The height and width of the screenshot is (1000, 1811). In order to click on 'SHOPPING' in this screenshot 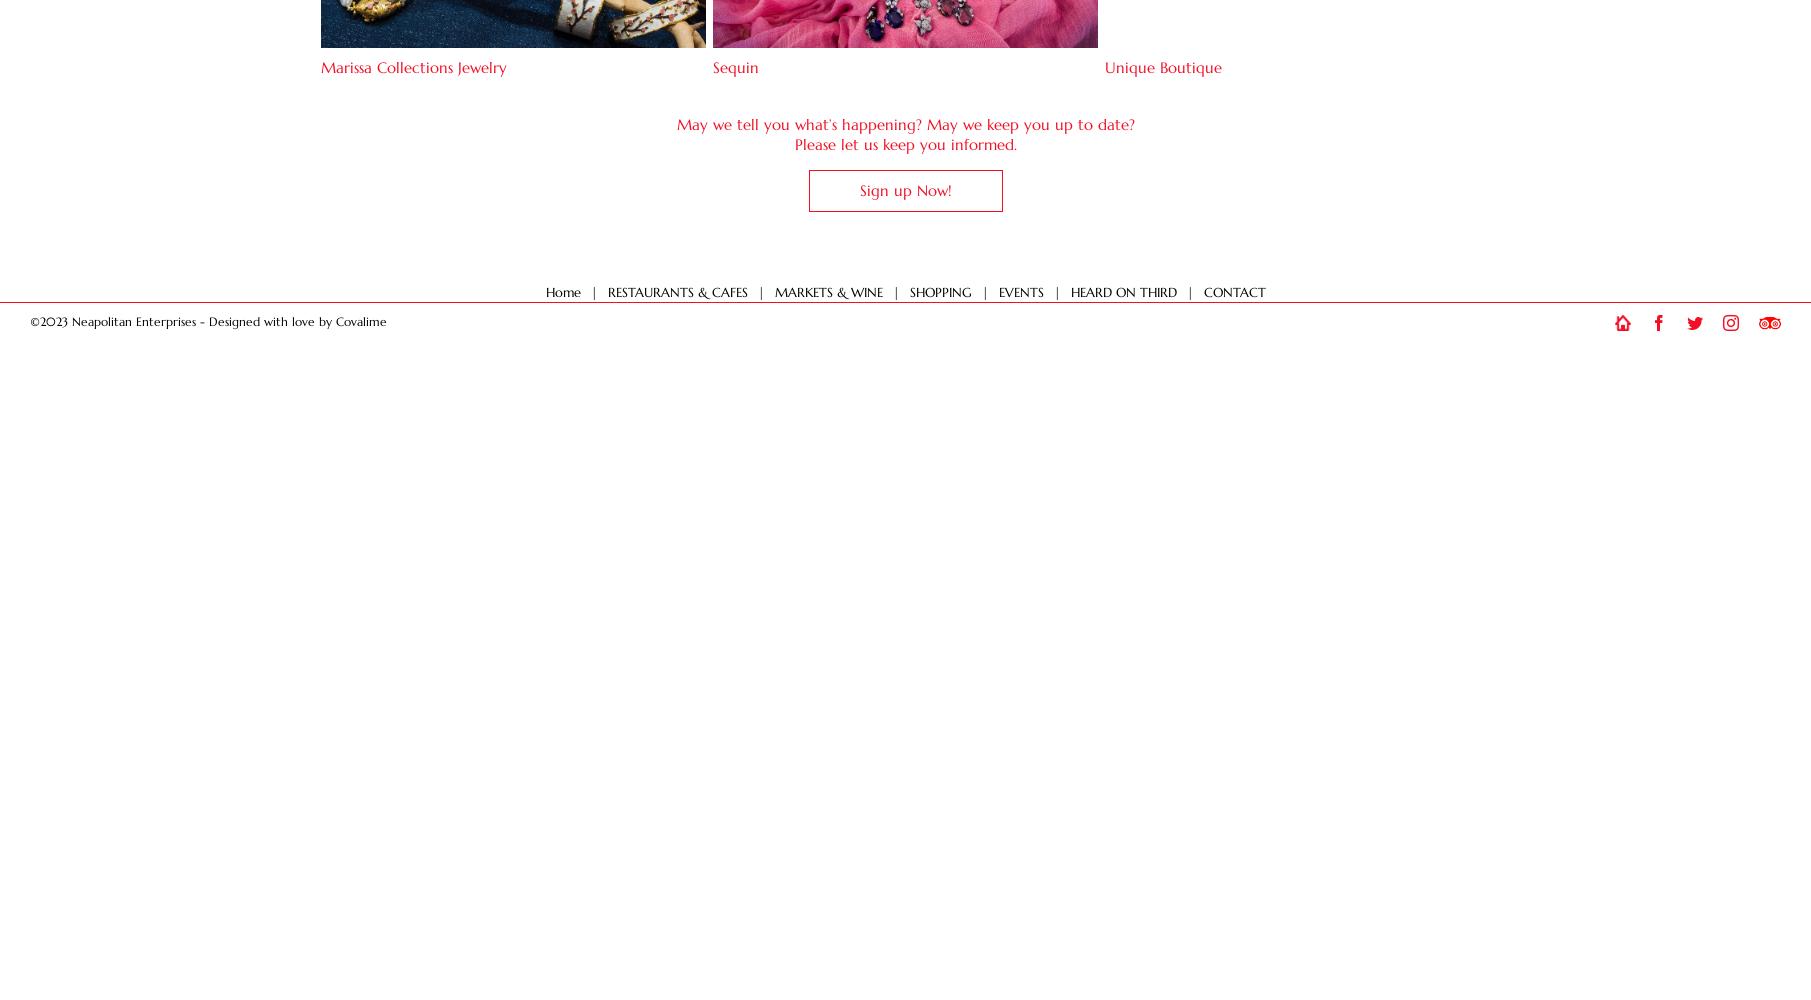, I will do `click(939, 292)`.